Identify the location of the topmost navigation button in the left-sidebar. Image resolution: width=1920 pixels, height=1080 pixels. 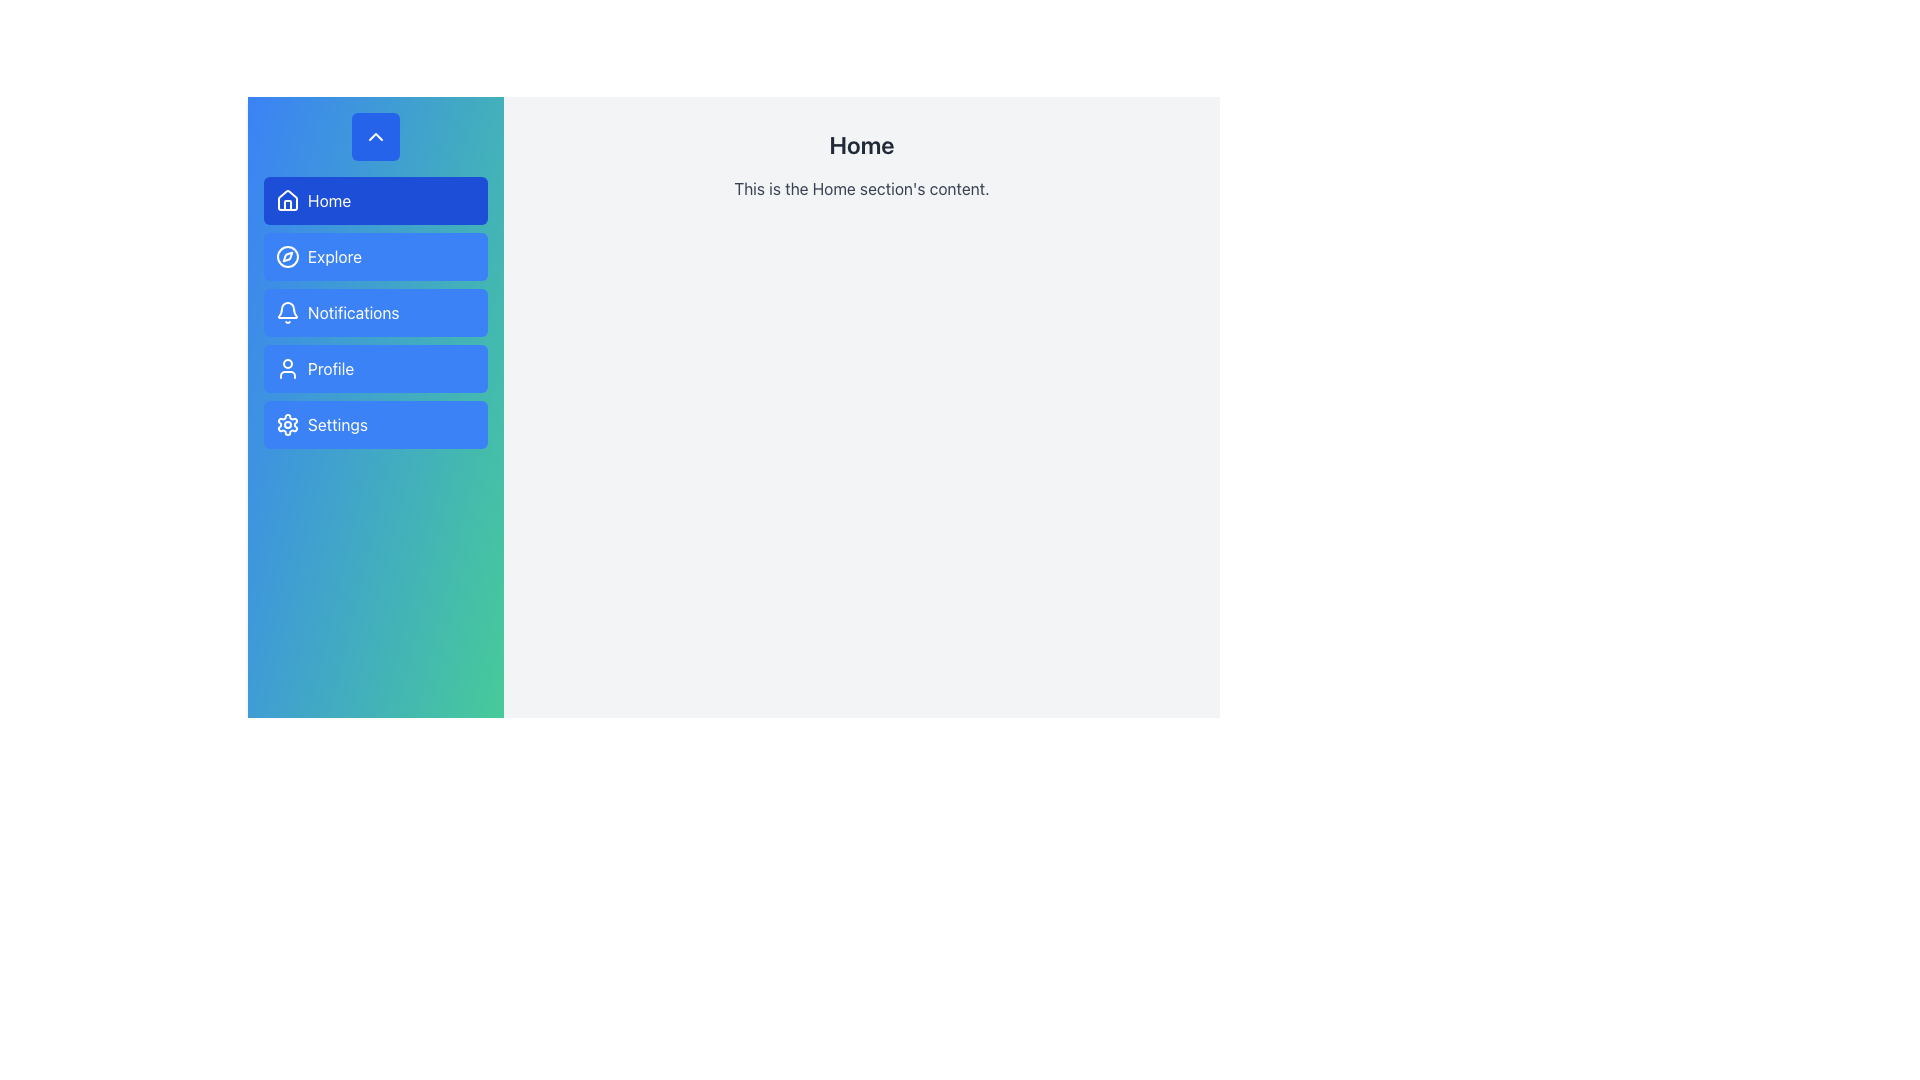
(375, 200).